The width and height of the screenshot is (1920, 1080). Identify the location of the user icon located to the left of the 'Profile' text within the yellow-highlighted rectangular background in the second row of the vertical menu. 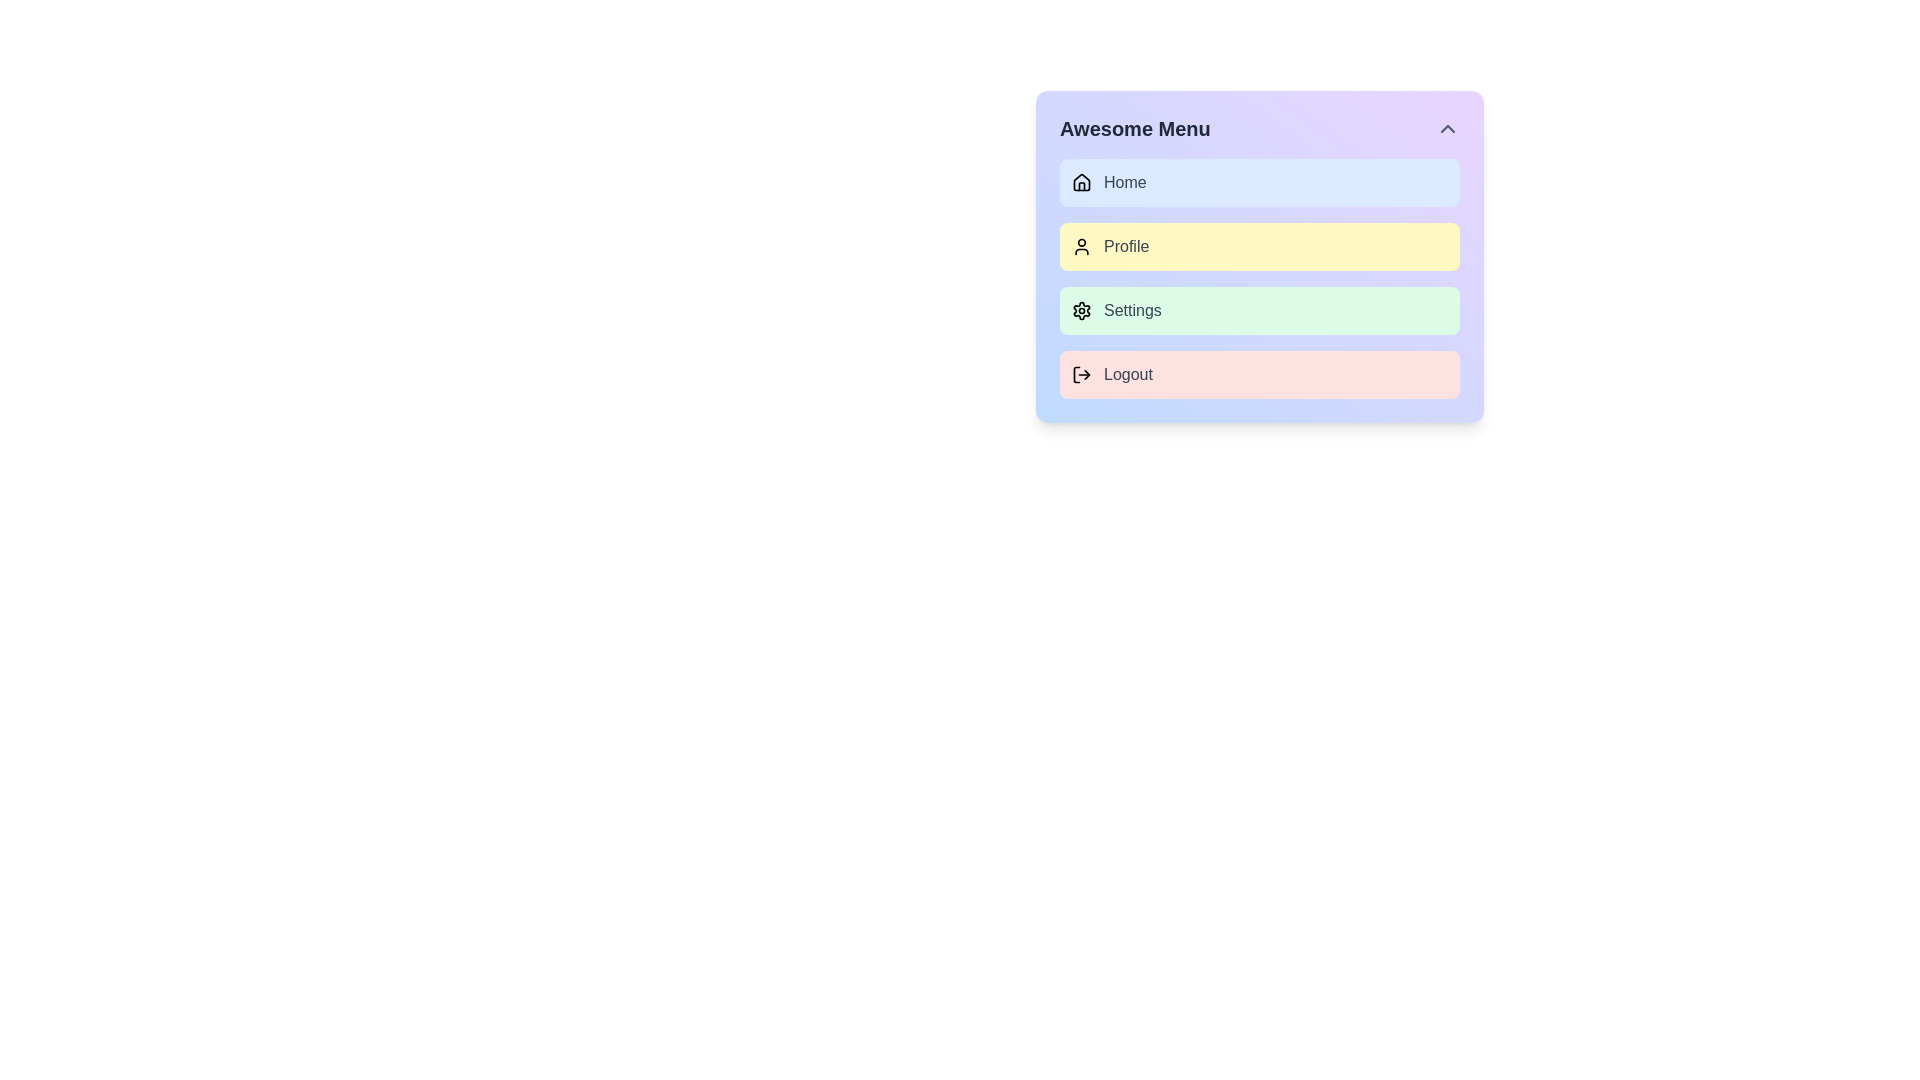
(1080, 245).